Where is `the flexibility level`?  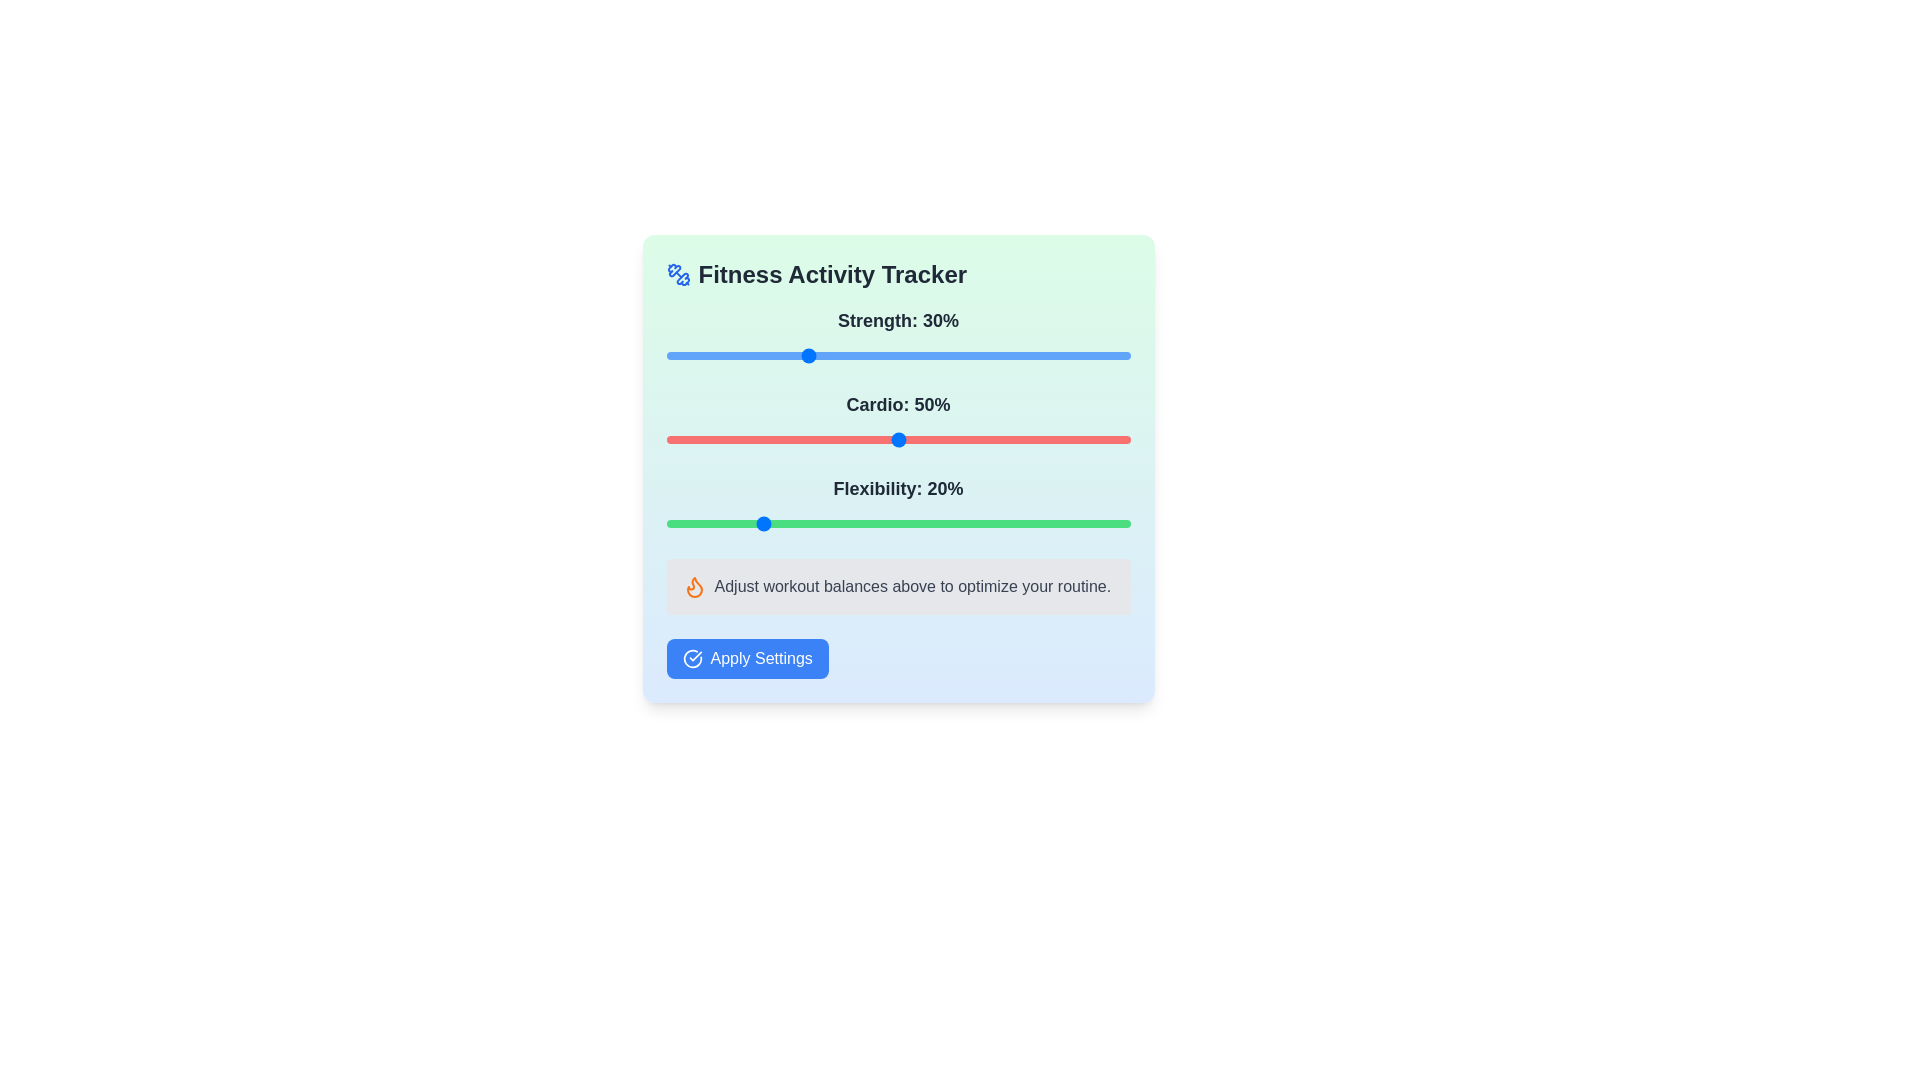 the flexibility level is located at coordinates (915, 523).